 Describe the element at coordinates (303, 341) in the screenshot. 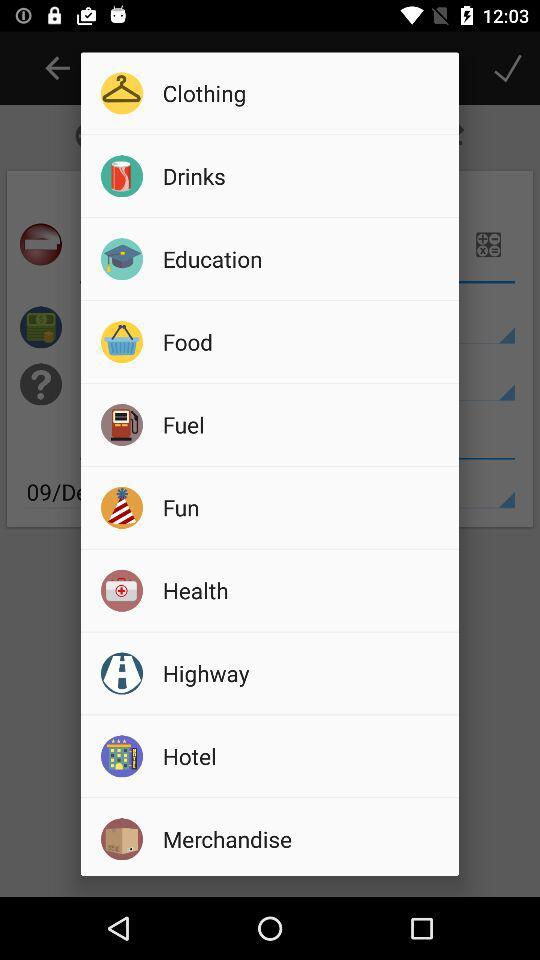

I see `the icon below the education icon` at that location.